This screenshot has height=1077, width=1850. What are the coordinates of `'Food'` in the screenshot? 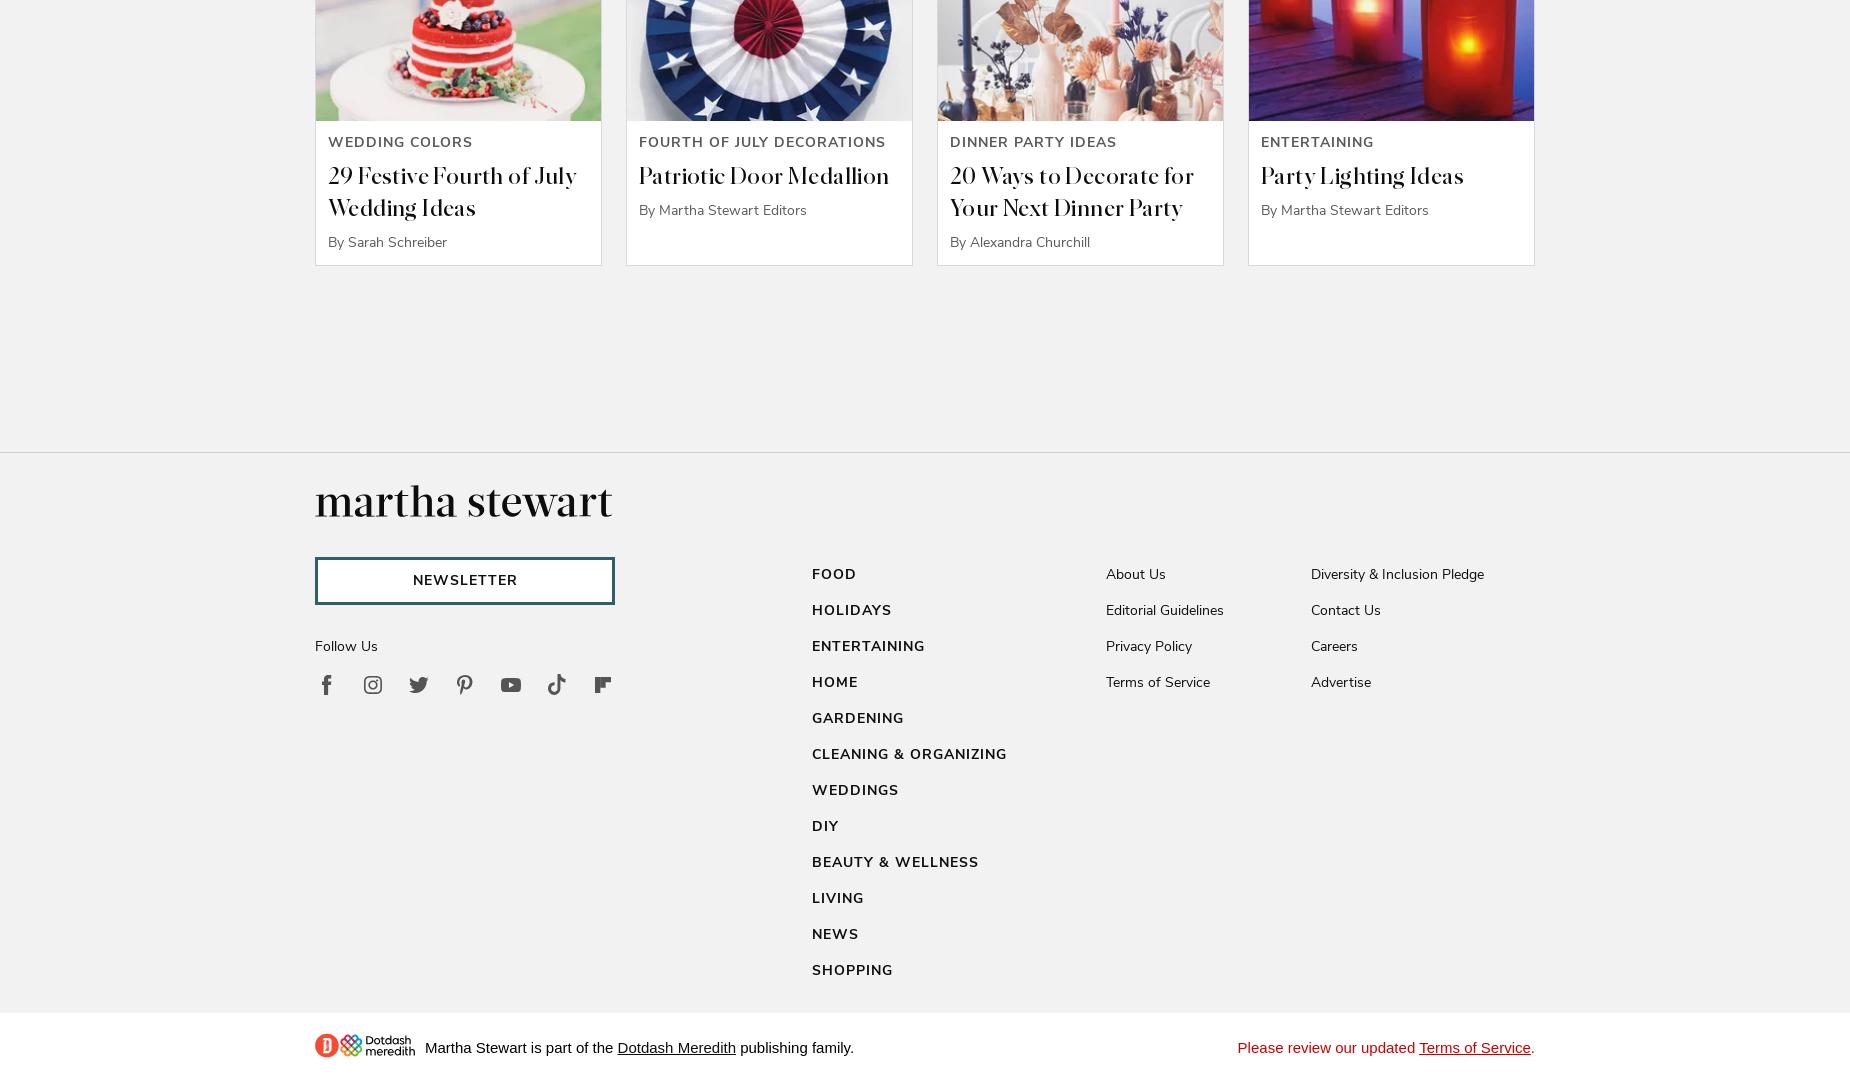 It's located at (834, 574).